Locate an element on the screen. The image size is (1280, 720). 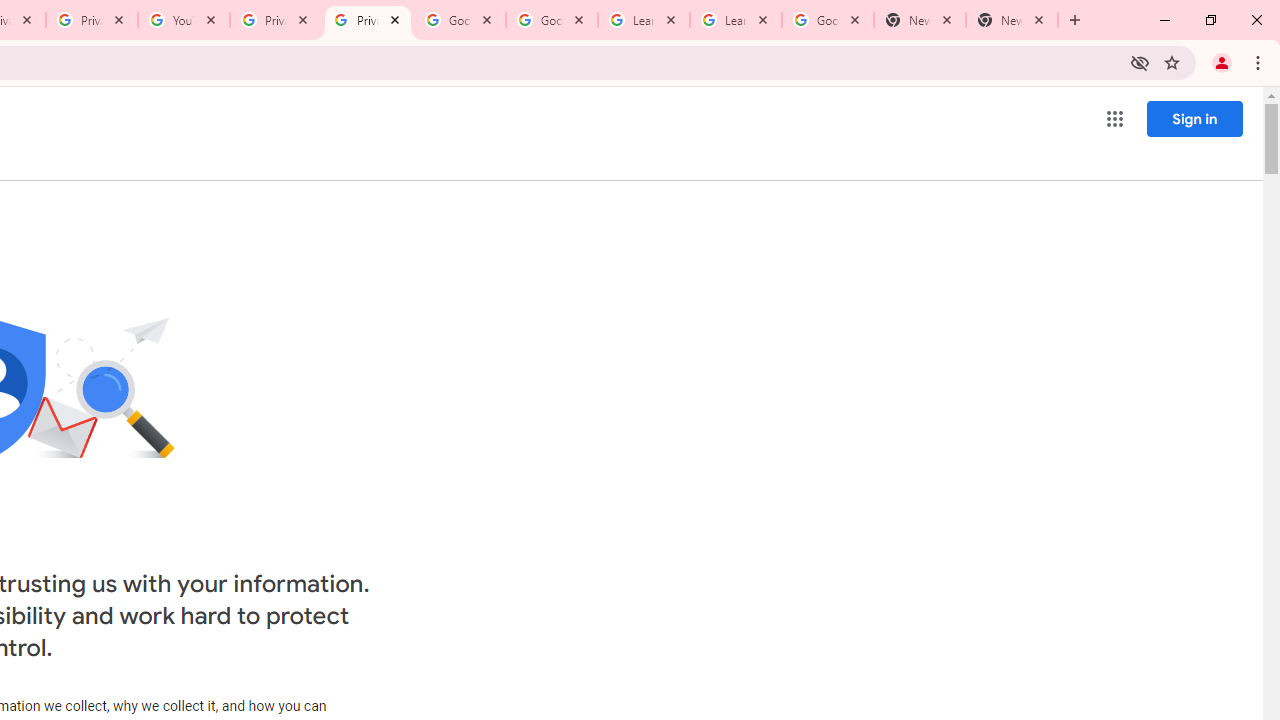
'YouTube' is located at coordinates (184, 20).